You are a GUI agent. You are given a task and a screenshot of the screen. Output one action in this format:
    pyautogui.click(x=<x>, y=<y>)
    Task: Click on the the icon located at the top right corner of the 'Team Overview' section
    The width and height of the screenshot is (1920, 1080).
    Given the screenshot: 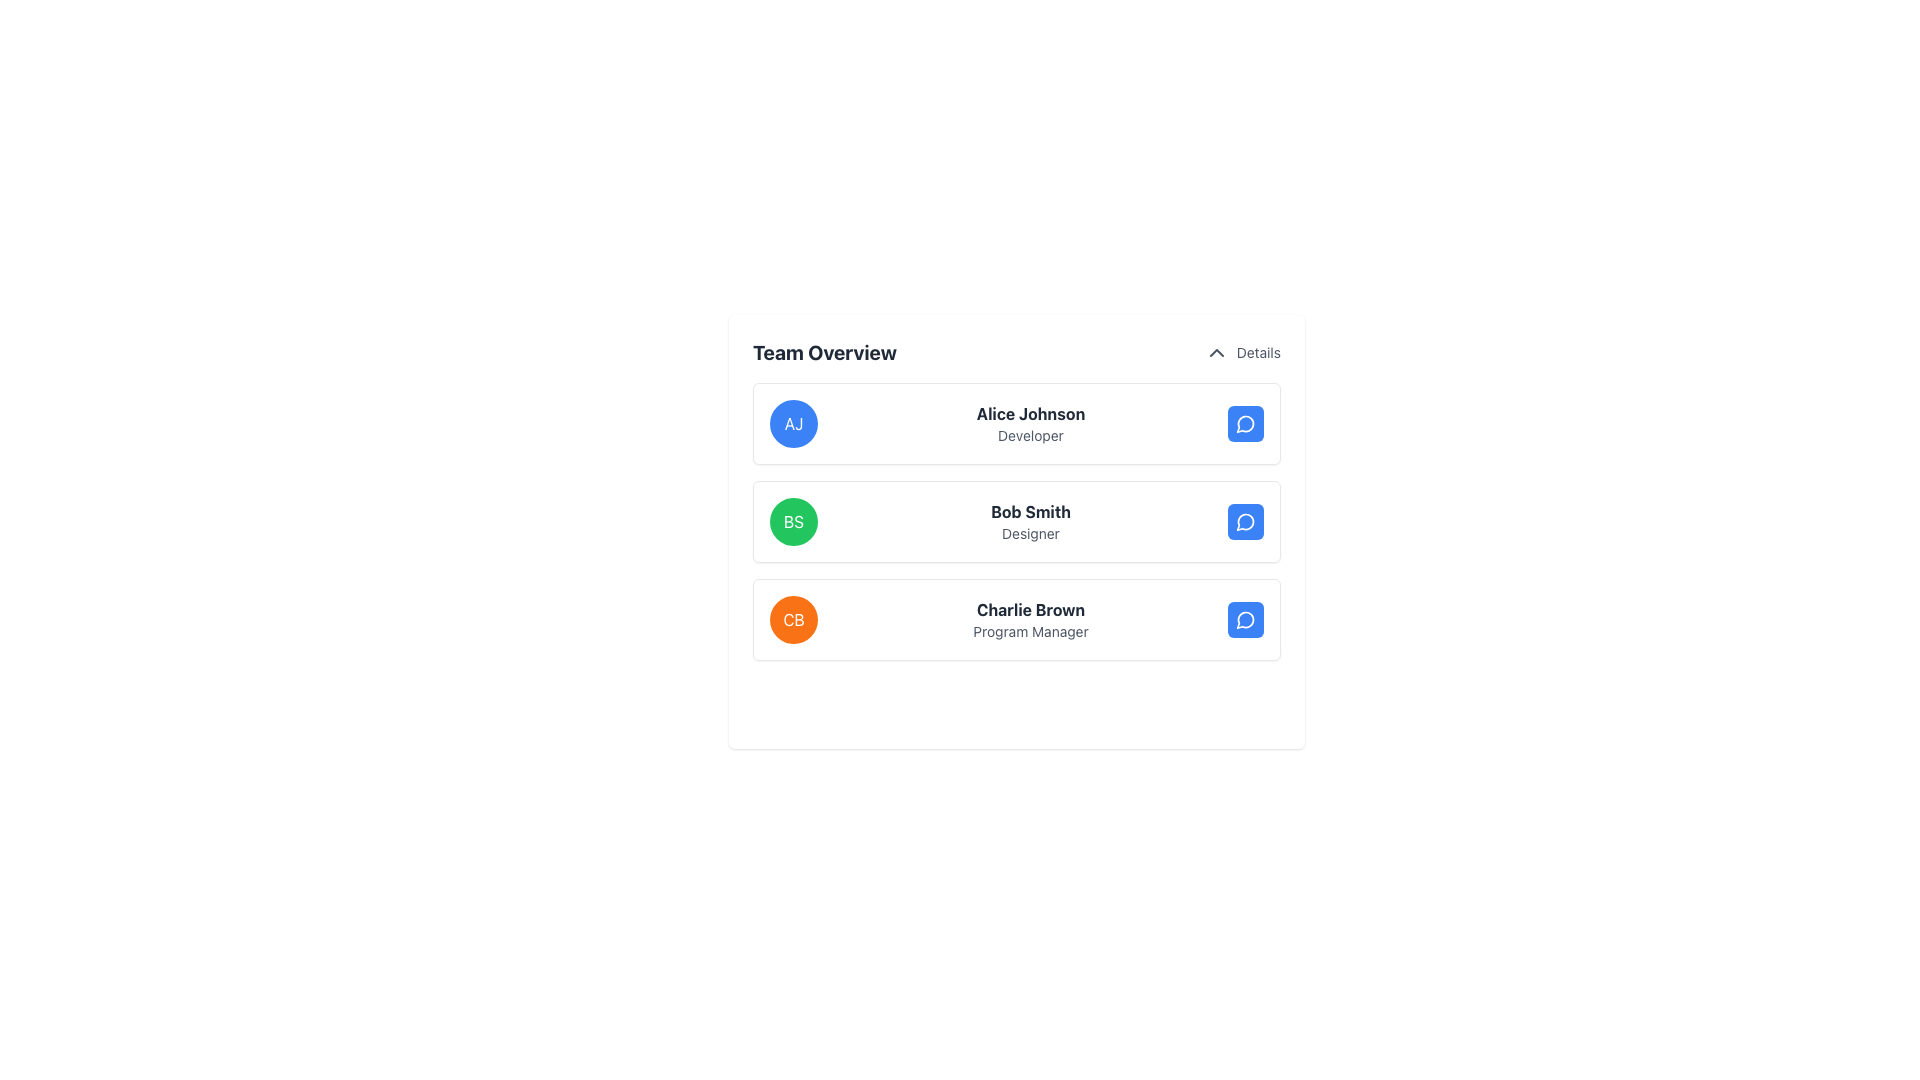 What is the action you would take?
    pyautogui.click(x=1215, y=352)
    